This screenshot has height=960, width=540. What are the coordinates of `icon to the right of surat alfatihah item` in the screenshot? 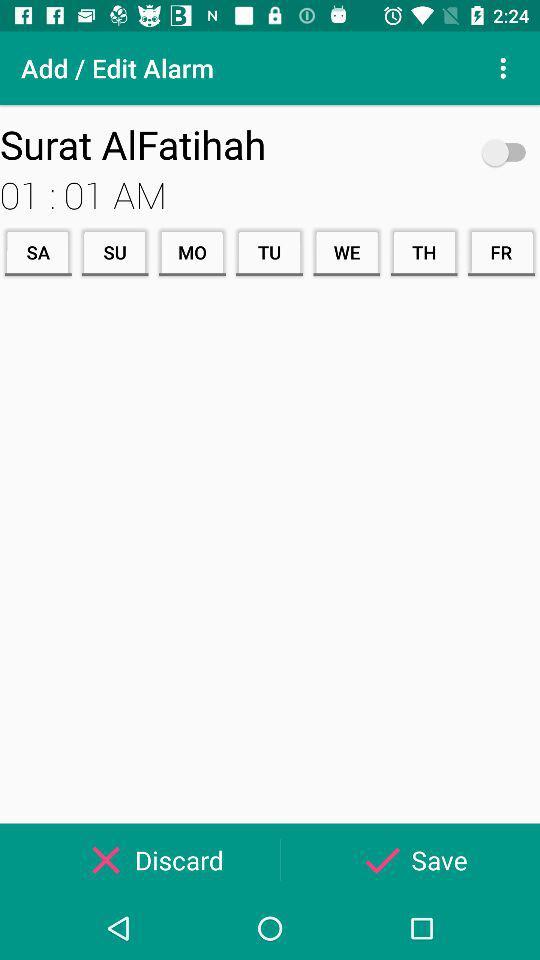 It's located at (508, 151).